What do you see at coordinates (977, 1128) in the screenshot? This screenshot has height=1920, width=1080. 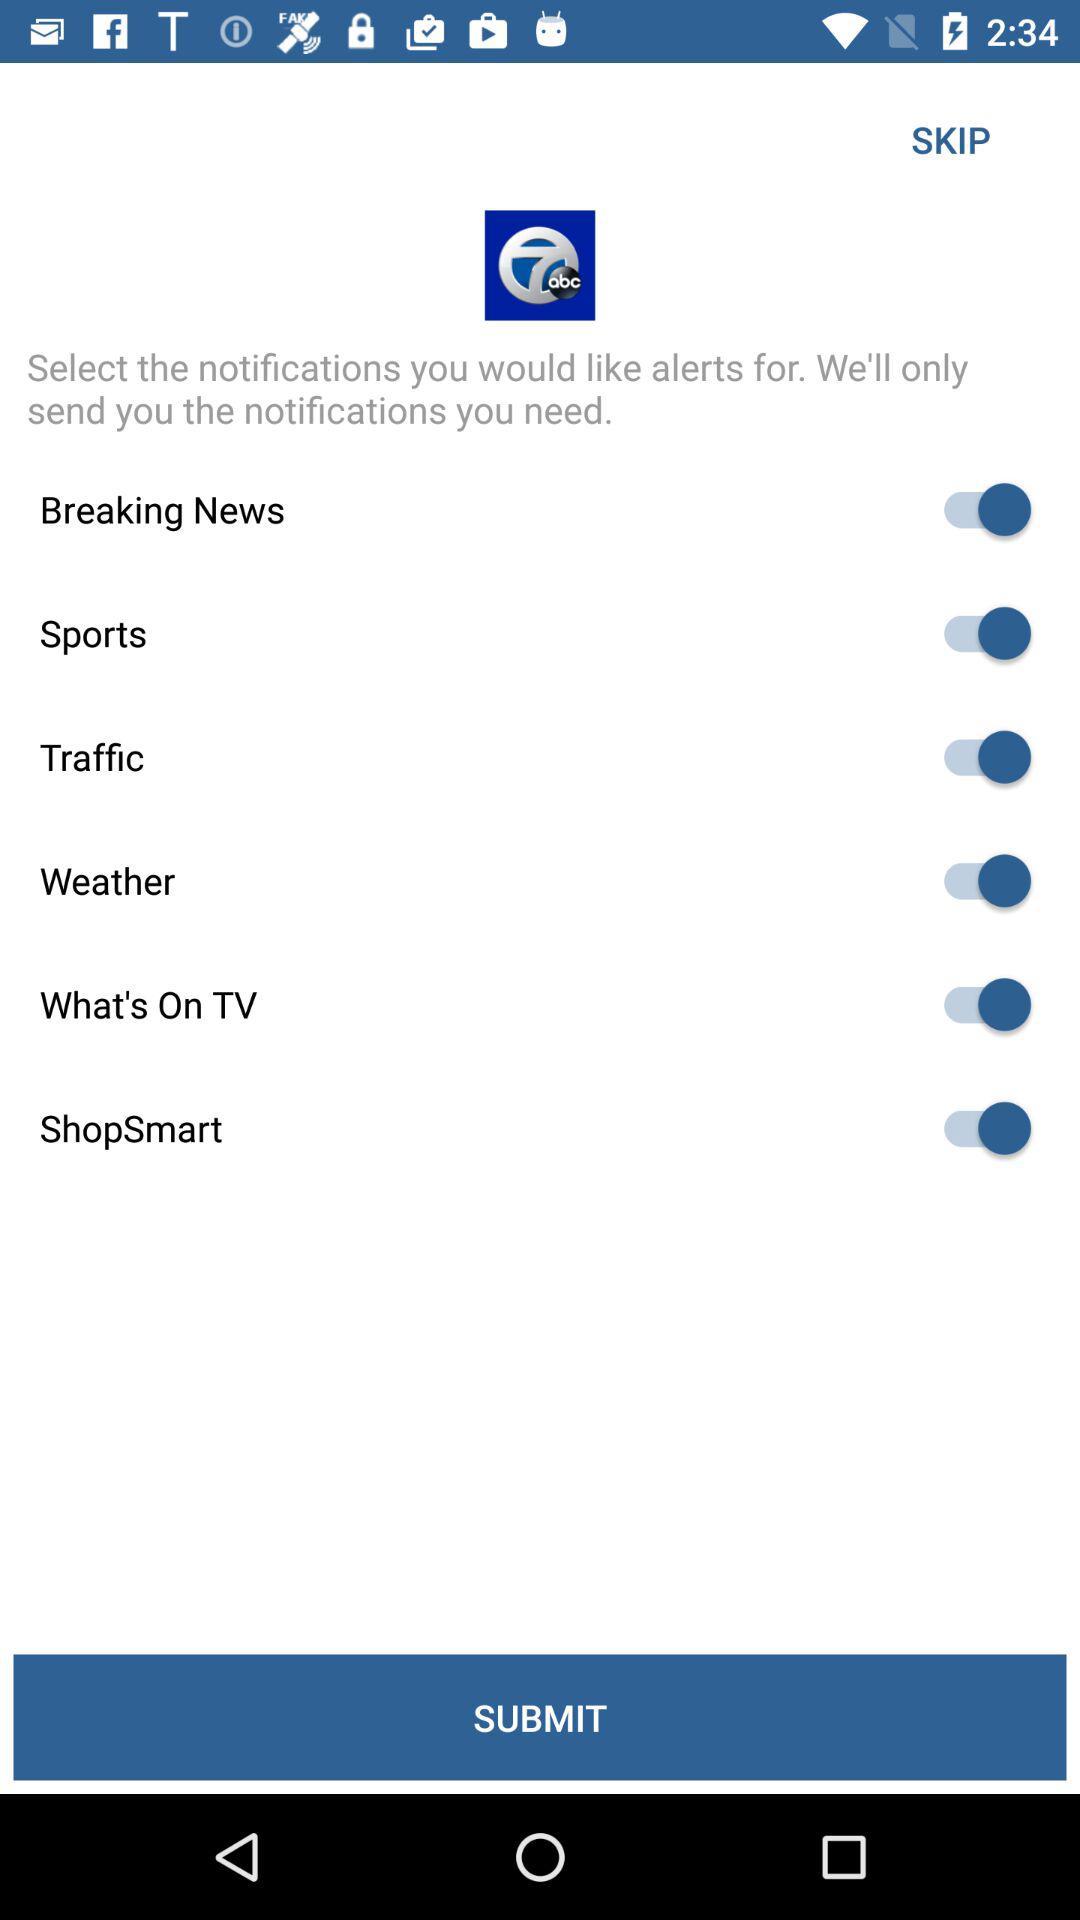 I see `switch autoplay option` at bounding box center [977, 1128].